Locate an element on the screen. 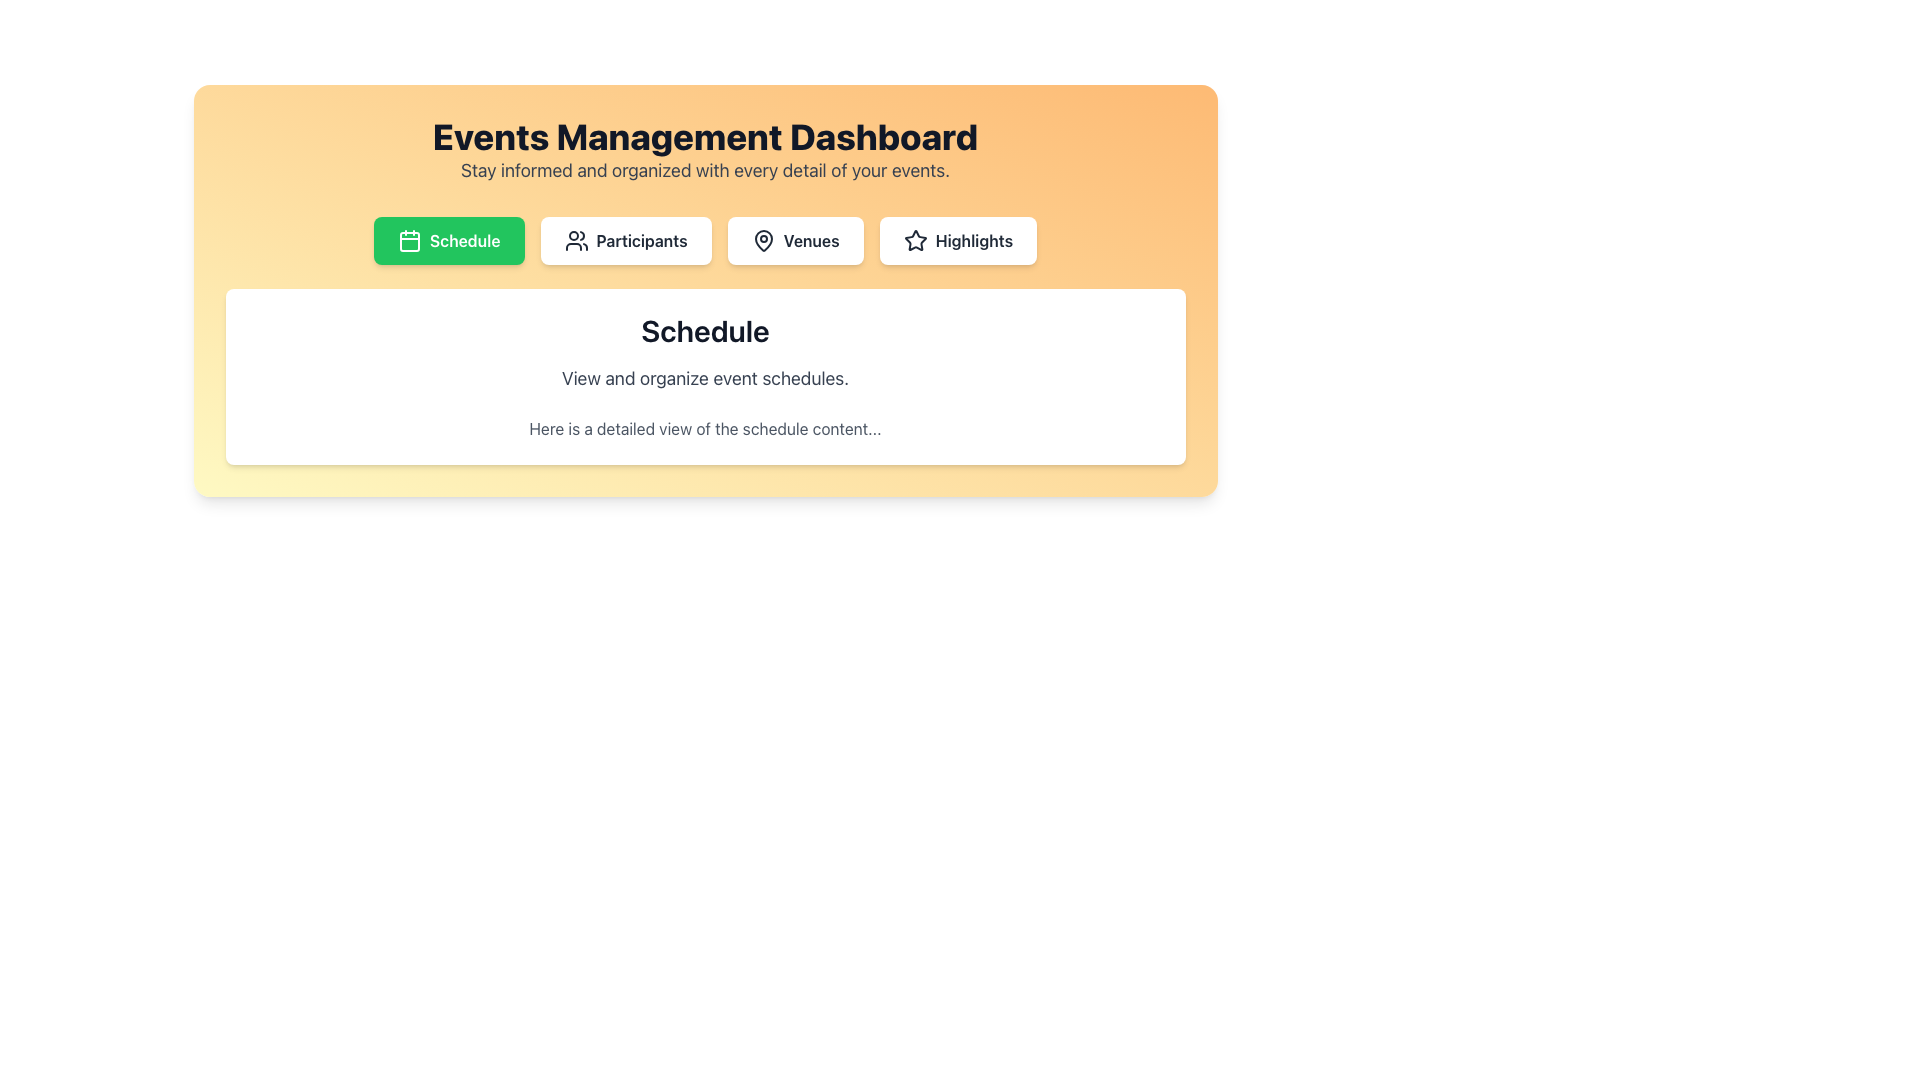 The width and height of the screenshot is (1920, 1080). the stylized star icon inside the 'Highlights' button located in the main action panel under 'Events Management Dashboard' is located at coordinates (914, 239).